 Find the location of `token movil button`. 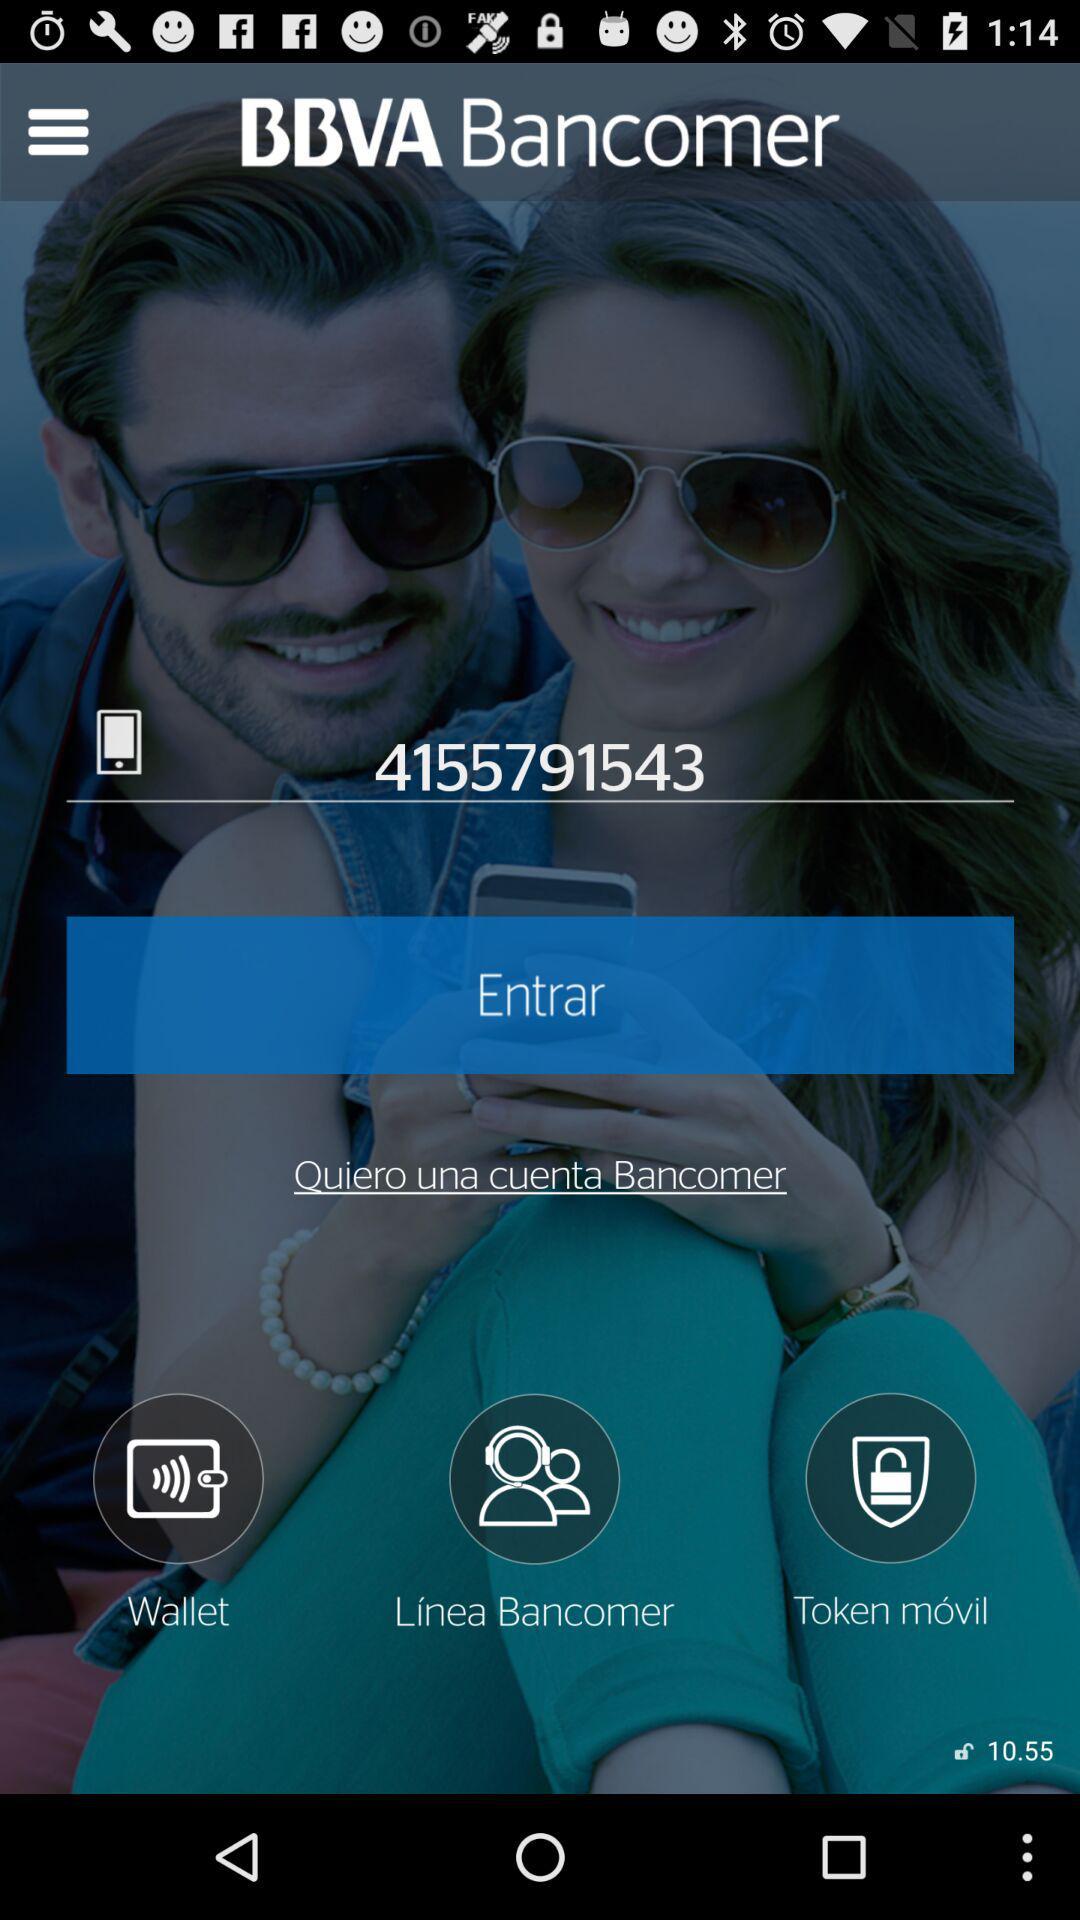

token movil button is located at coordinates (889, 1511).